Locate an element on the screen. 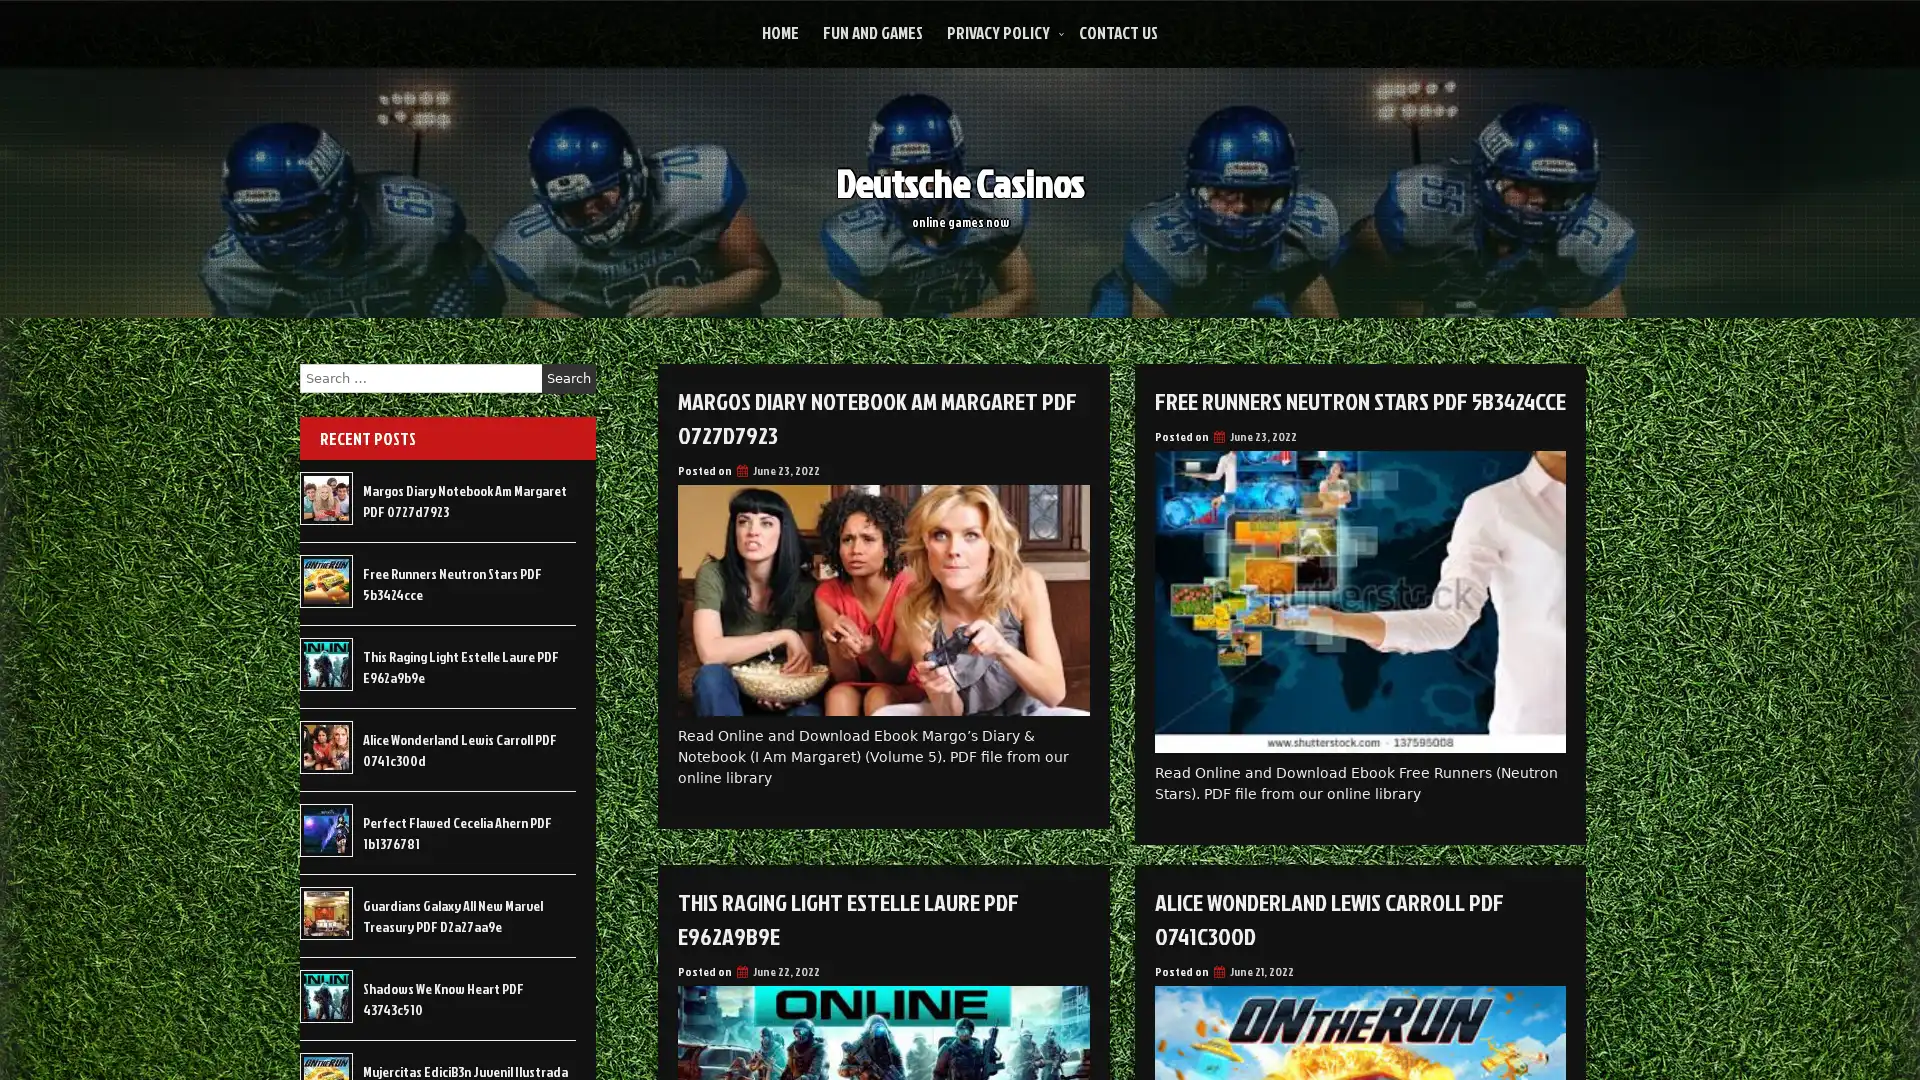  Search is located at coordinates (568, 378).